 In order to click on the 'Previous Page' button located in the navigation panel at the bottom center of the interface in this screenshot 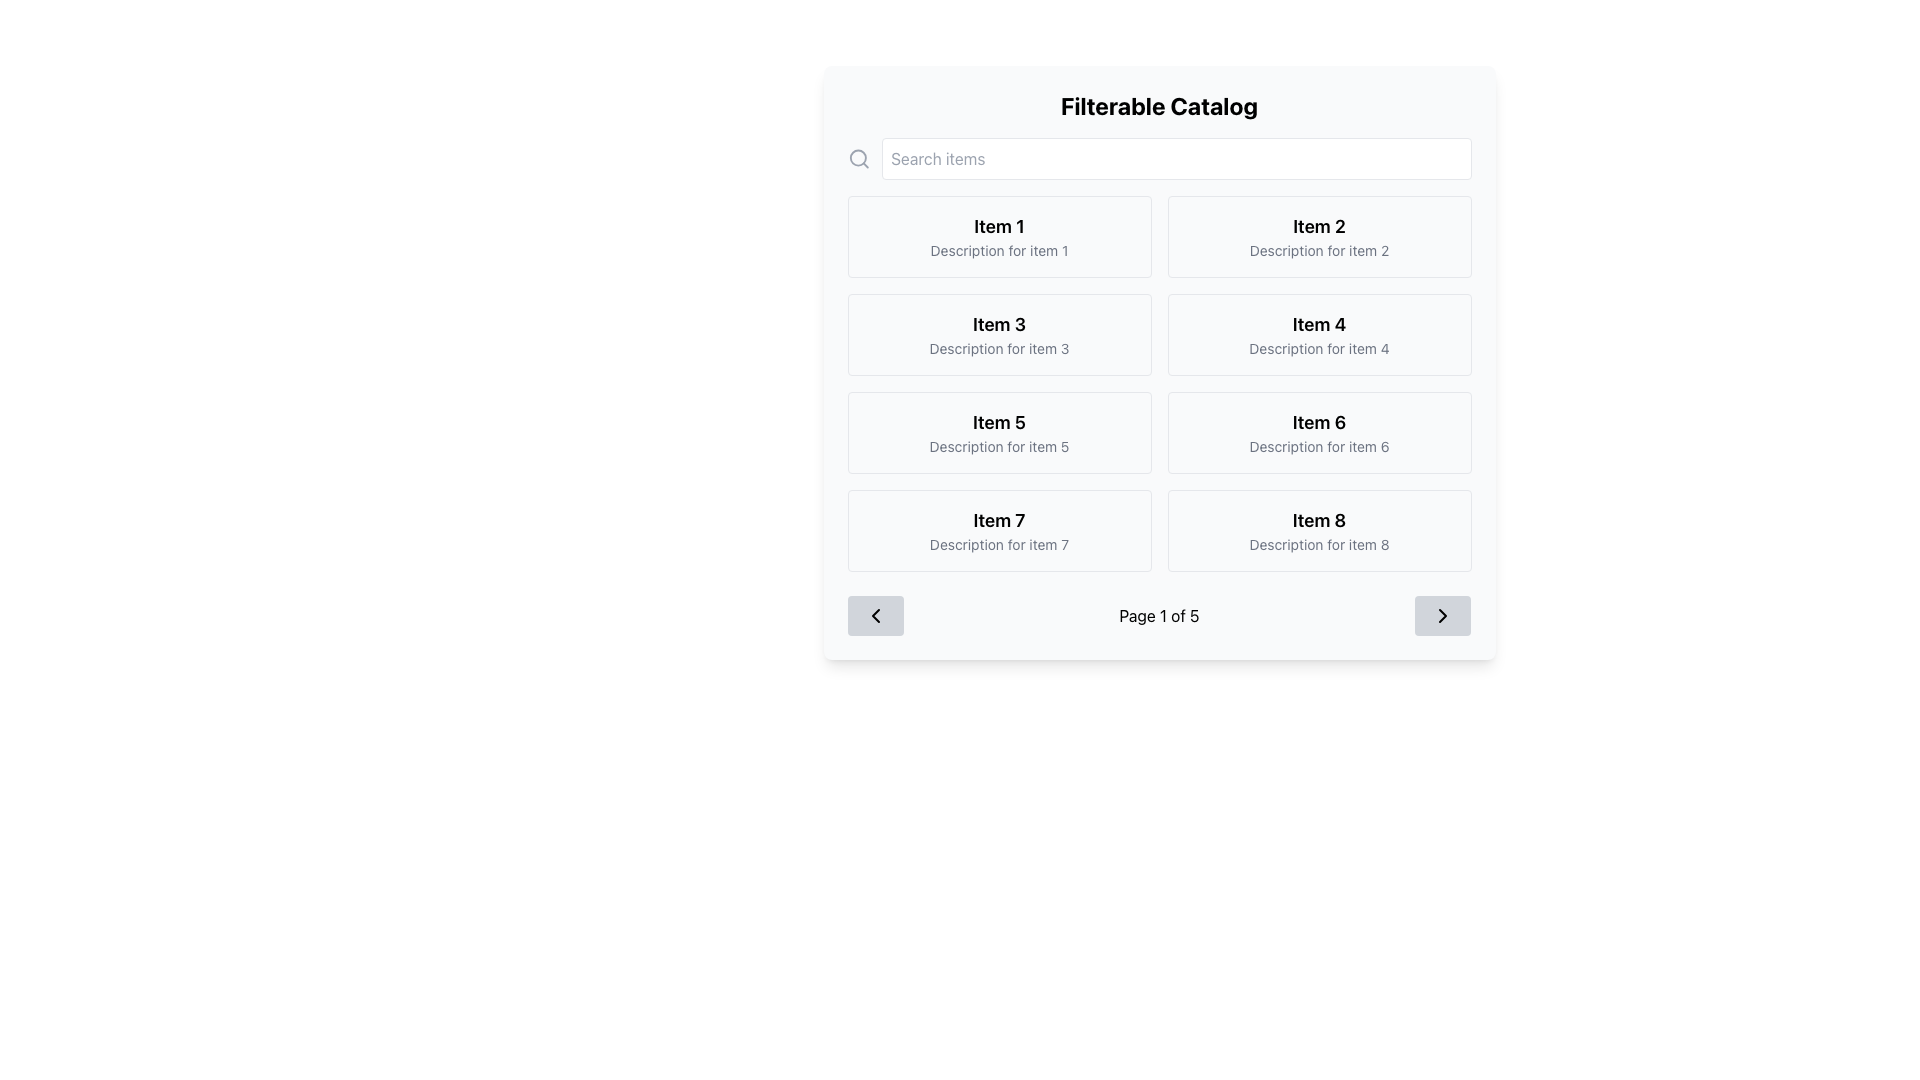, I will do `click(875, 615)`.